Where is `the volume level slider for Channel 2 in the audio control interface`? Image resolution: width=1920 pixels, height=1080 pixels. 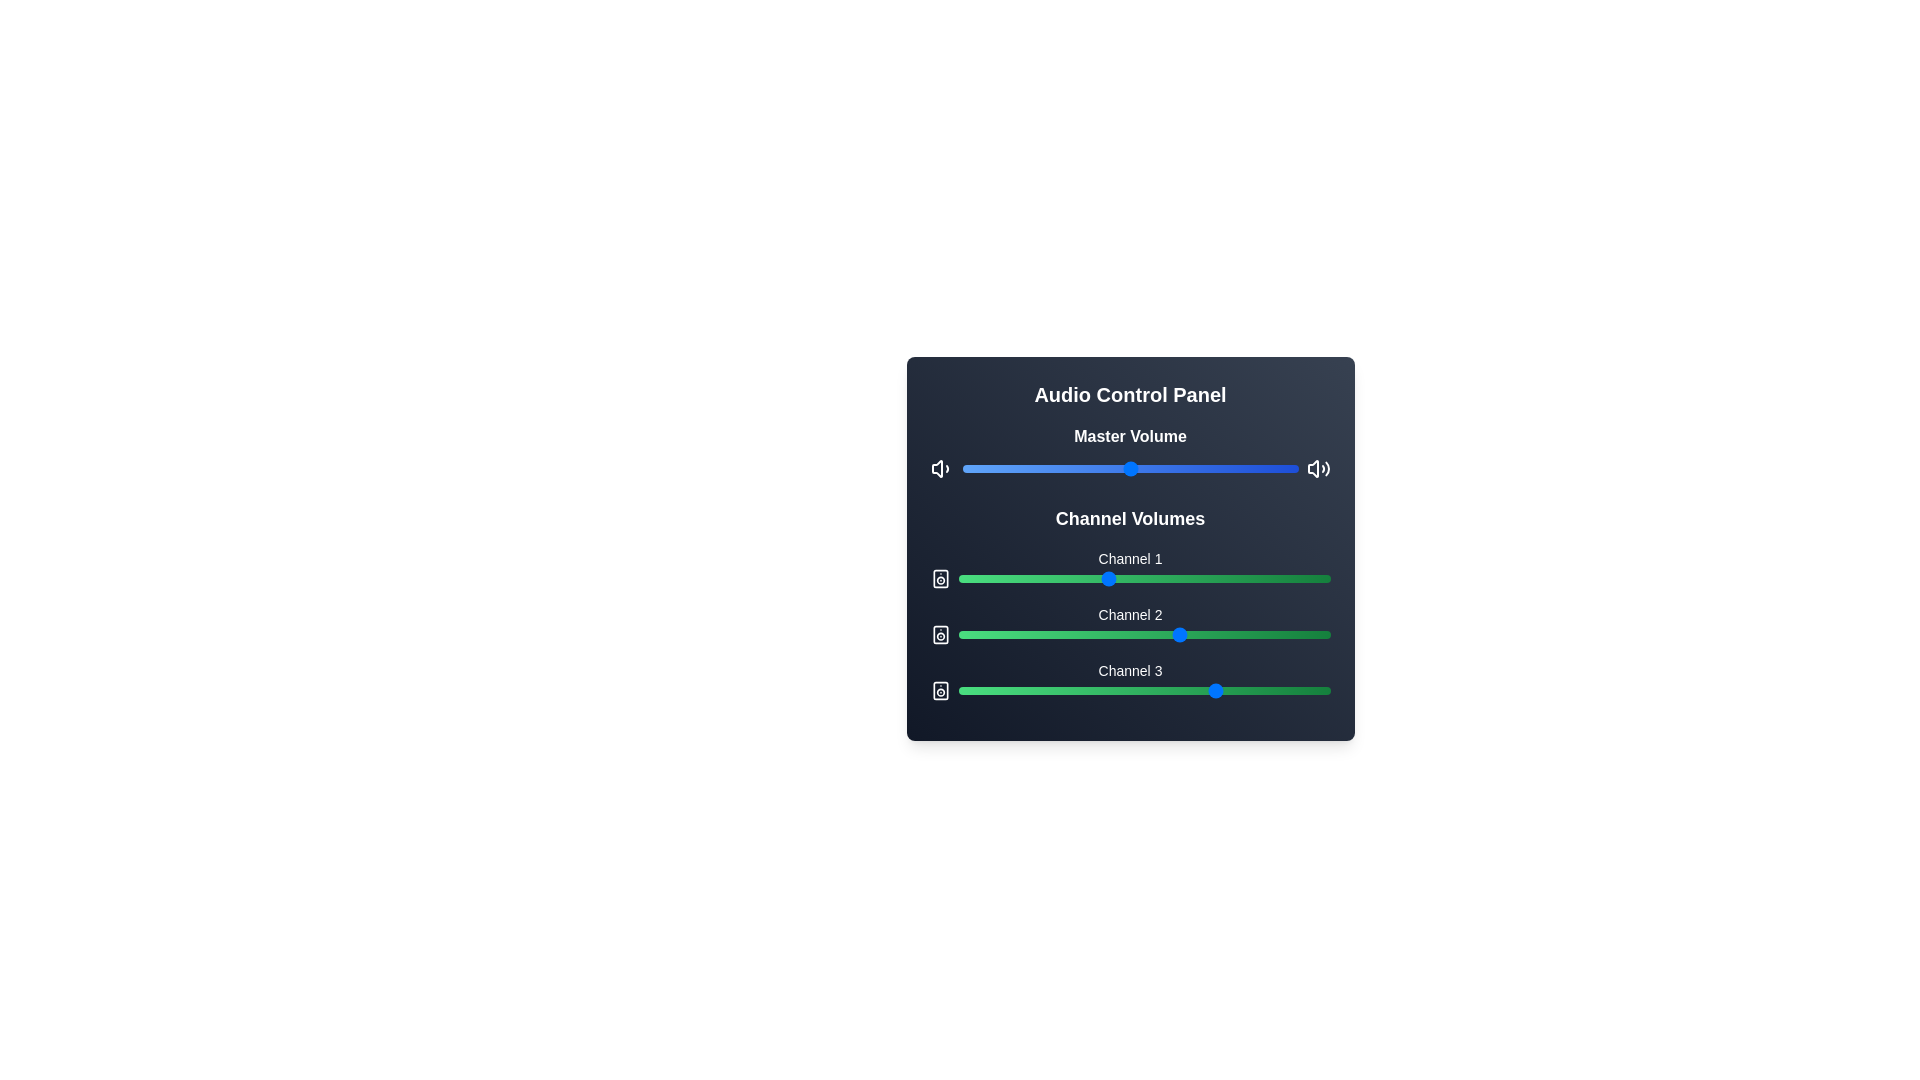 the volume level slider for Channel 2 in the audio control interface is located at coordinates (1144, 635).